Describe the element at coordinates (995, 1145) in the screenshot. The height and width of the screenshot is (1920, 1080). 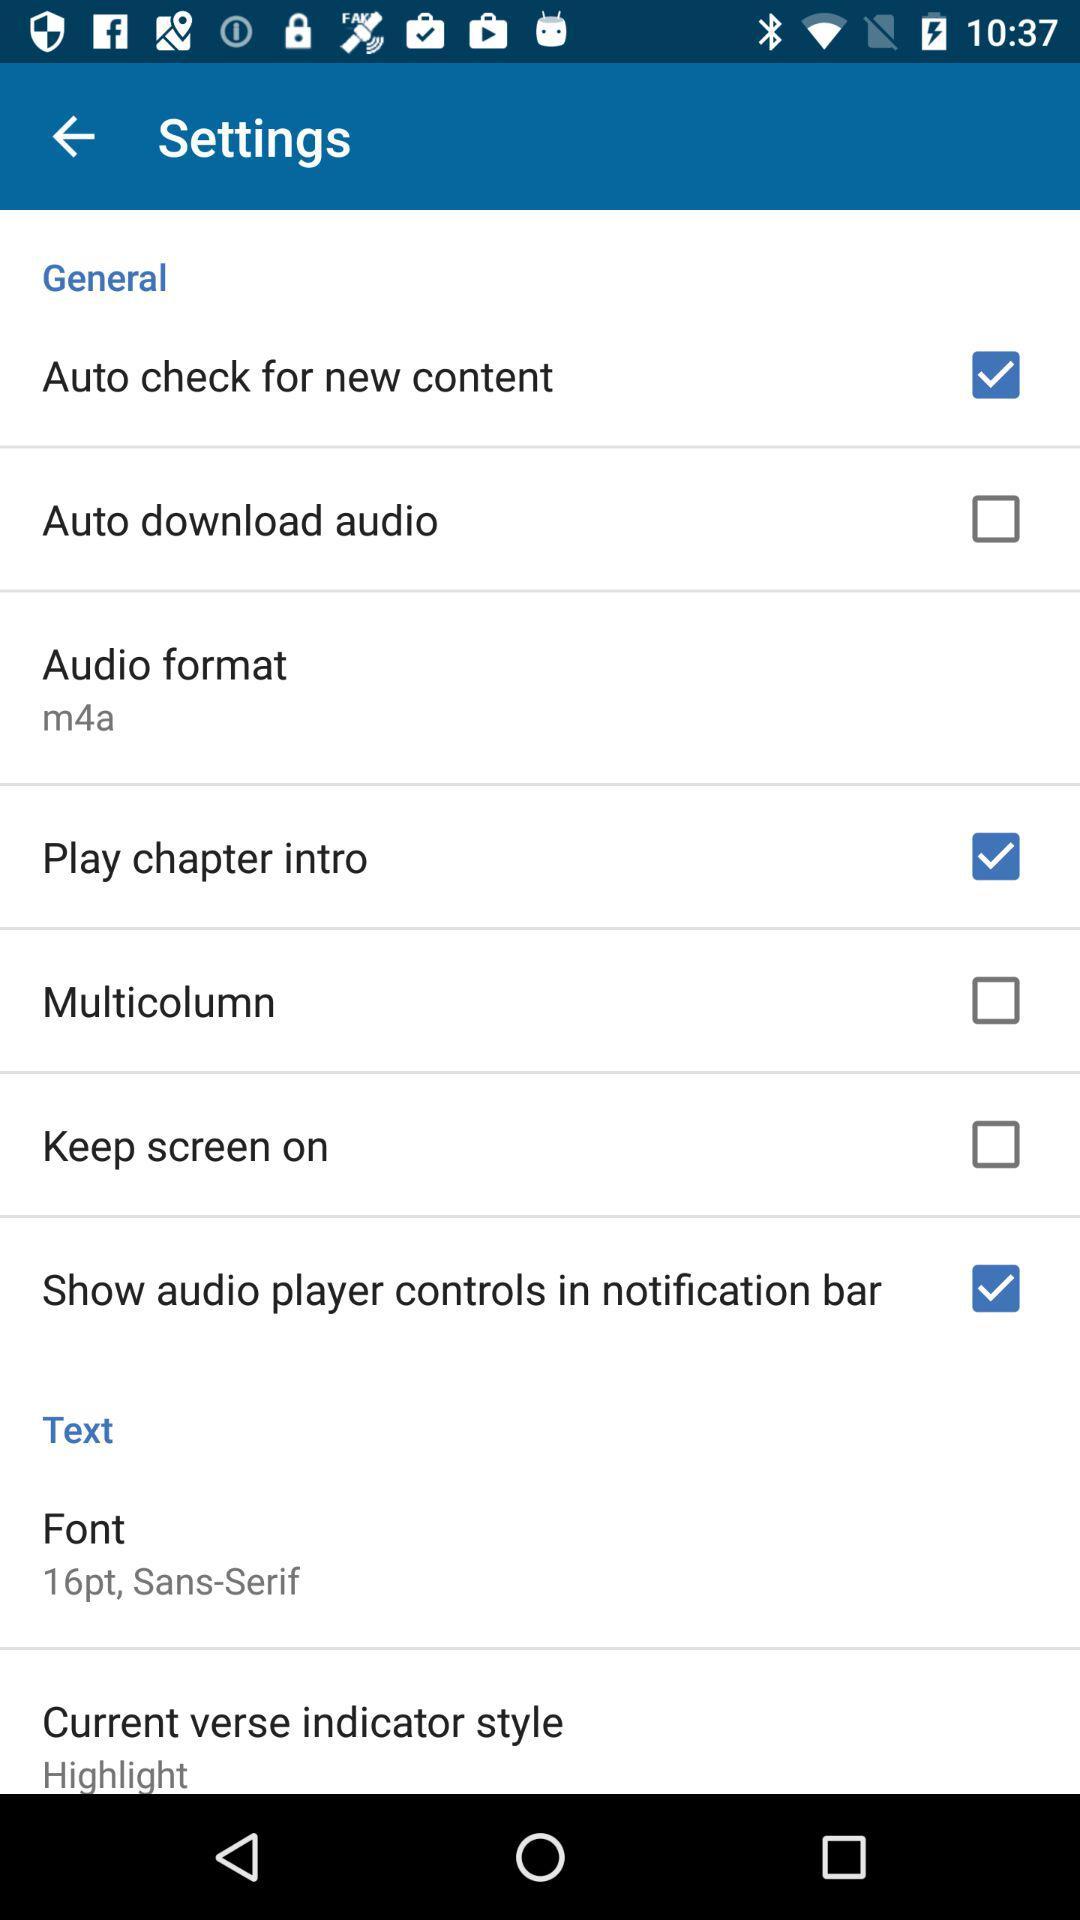
I see `the fifth check box` at that location.